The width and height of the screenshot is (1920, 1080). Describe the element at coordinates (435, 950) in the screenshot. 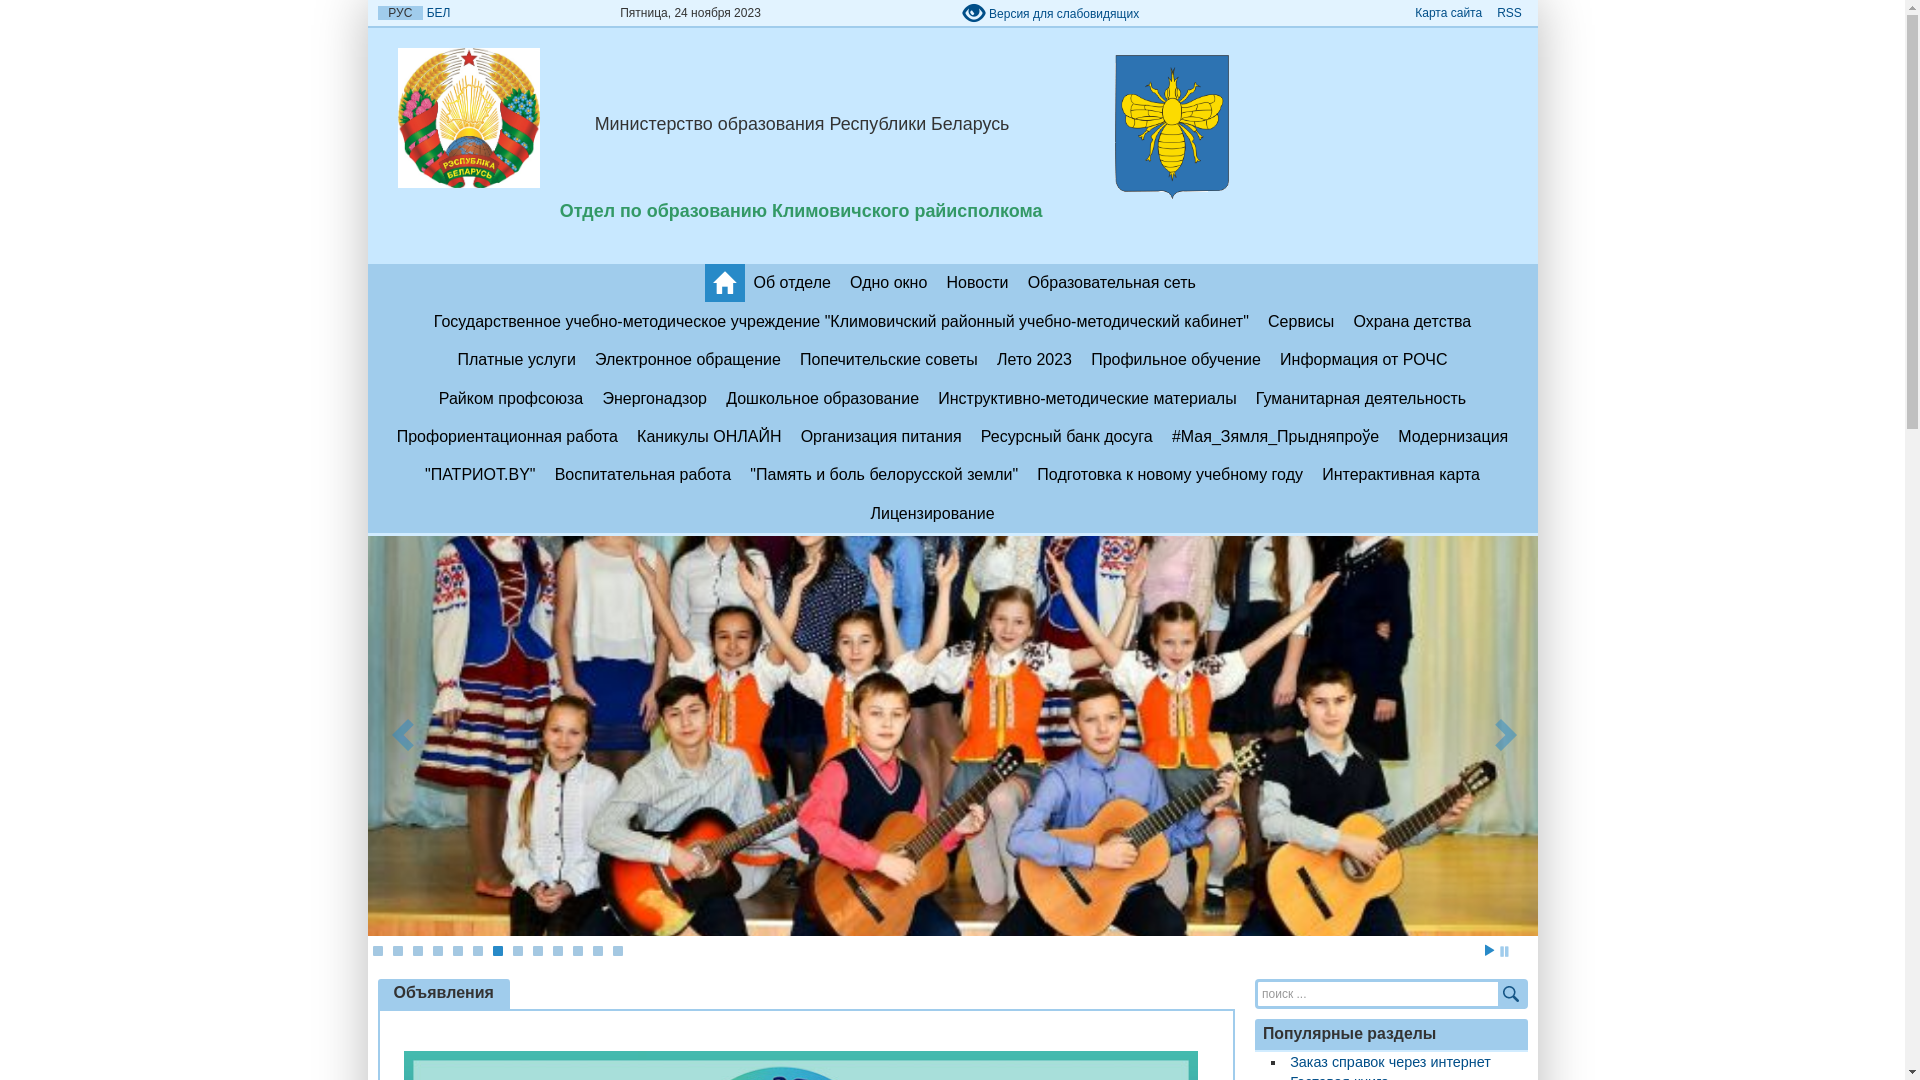

I see `'4'` at that location.